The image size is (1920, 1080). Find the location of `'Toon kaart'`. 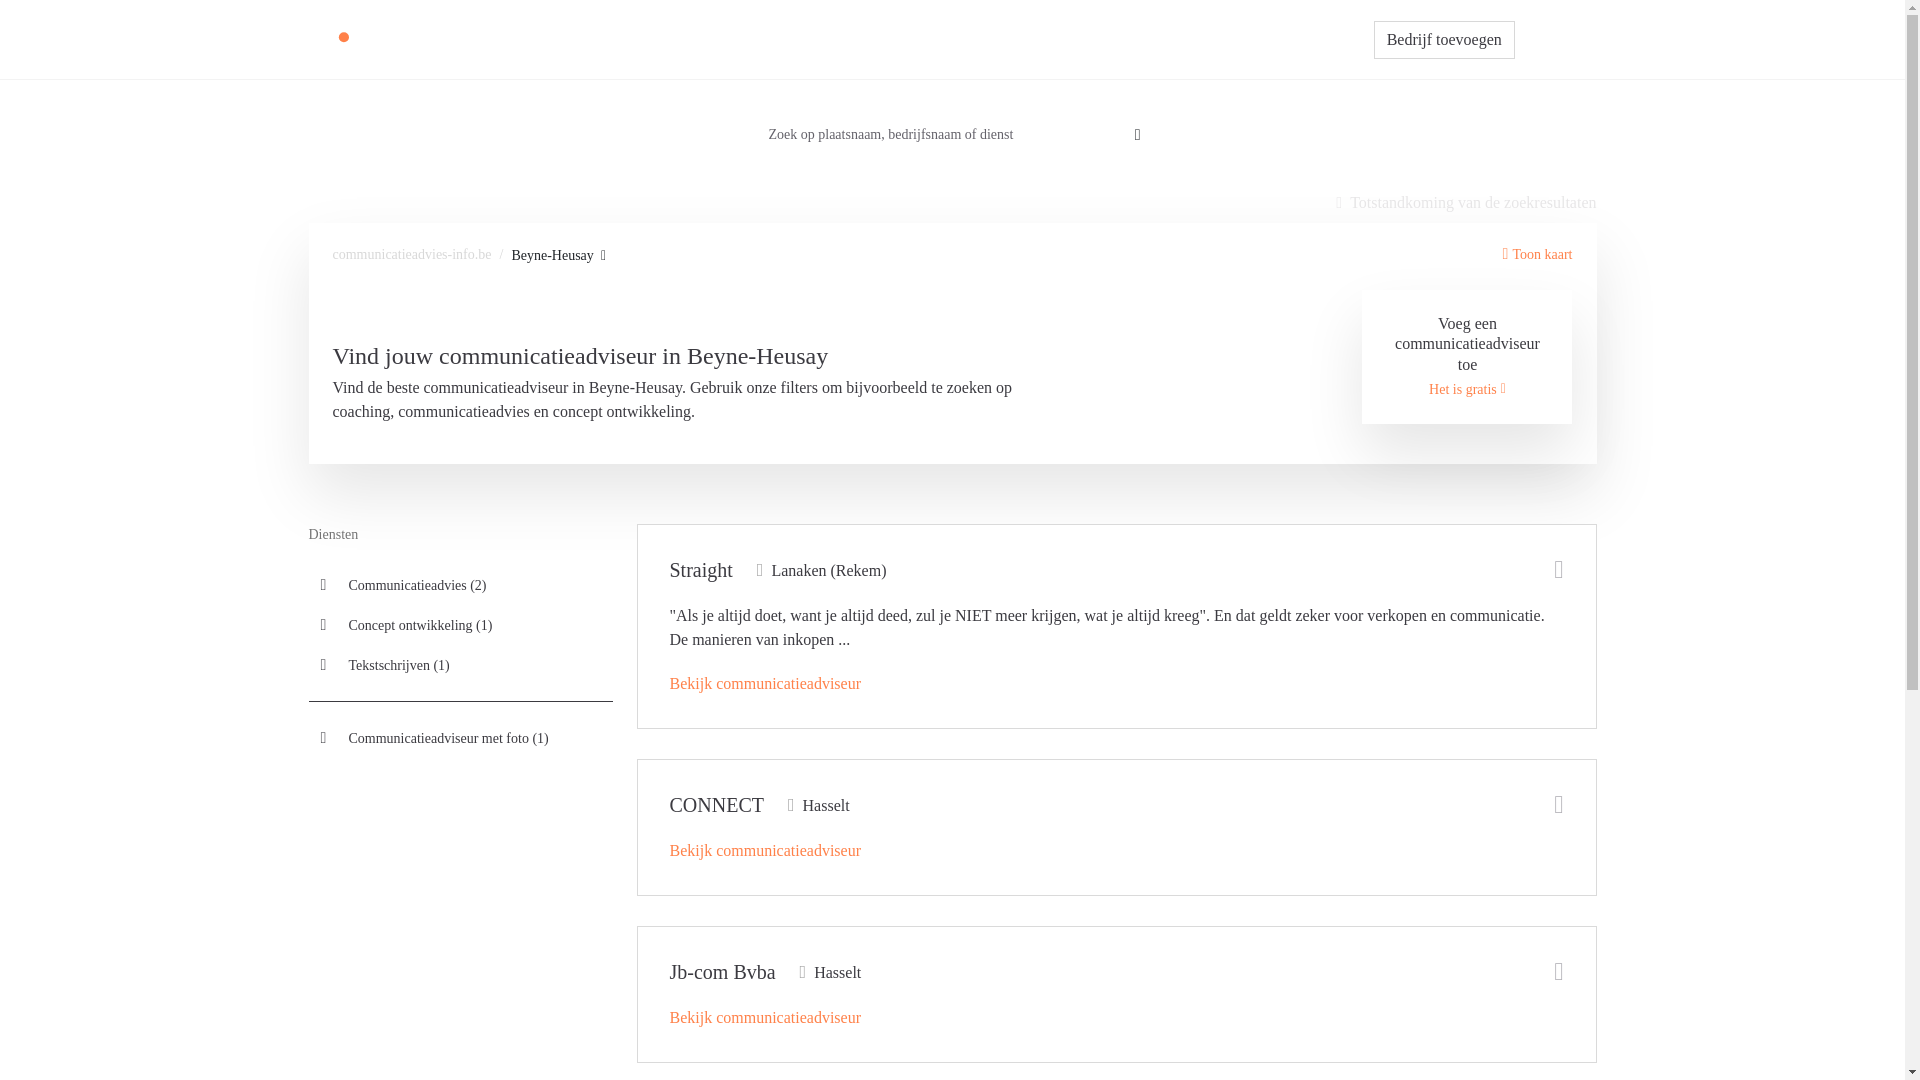

'Toon kaart' is located at coordinates (1536, 253).